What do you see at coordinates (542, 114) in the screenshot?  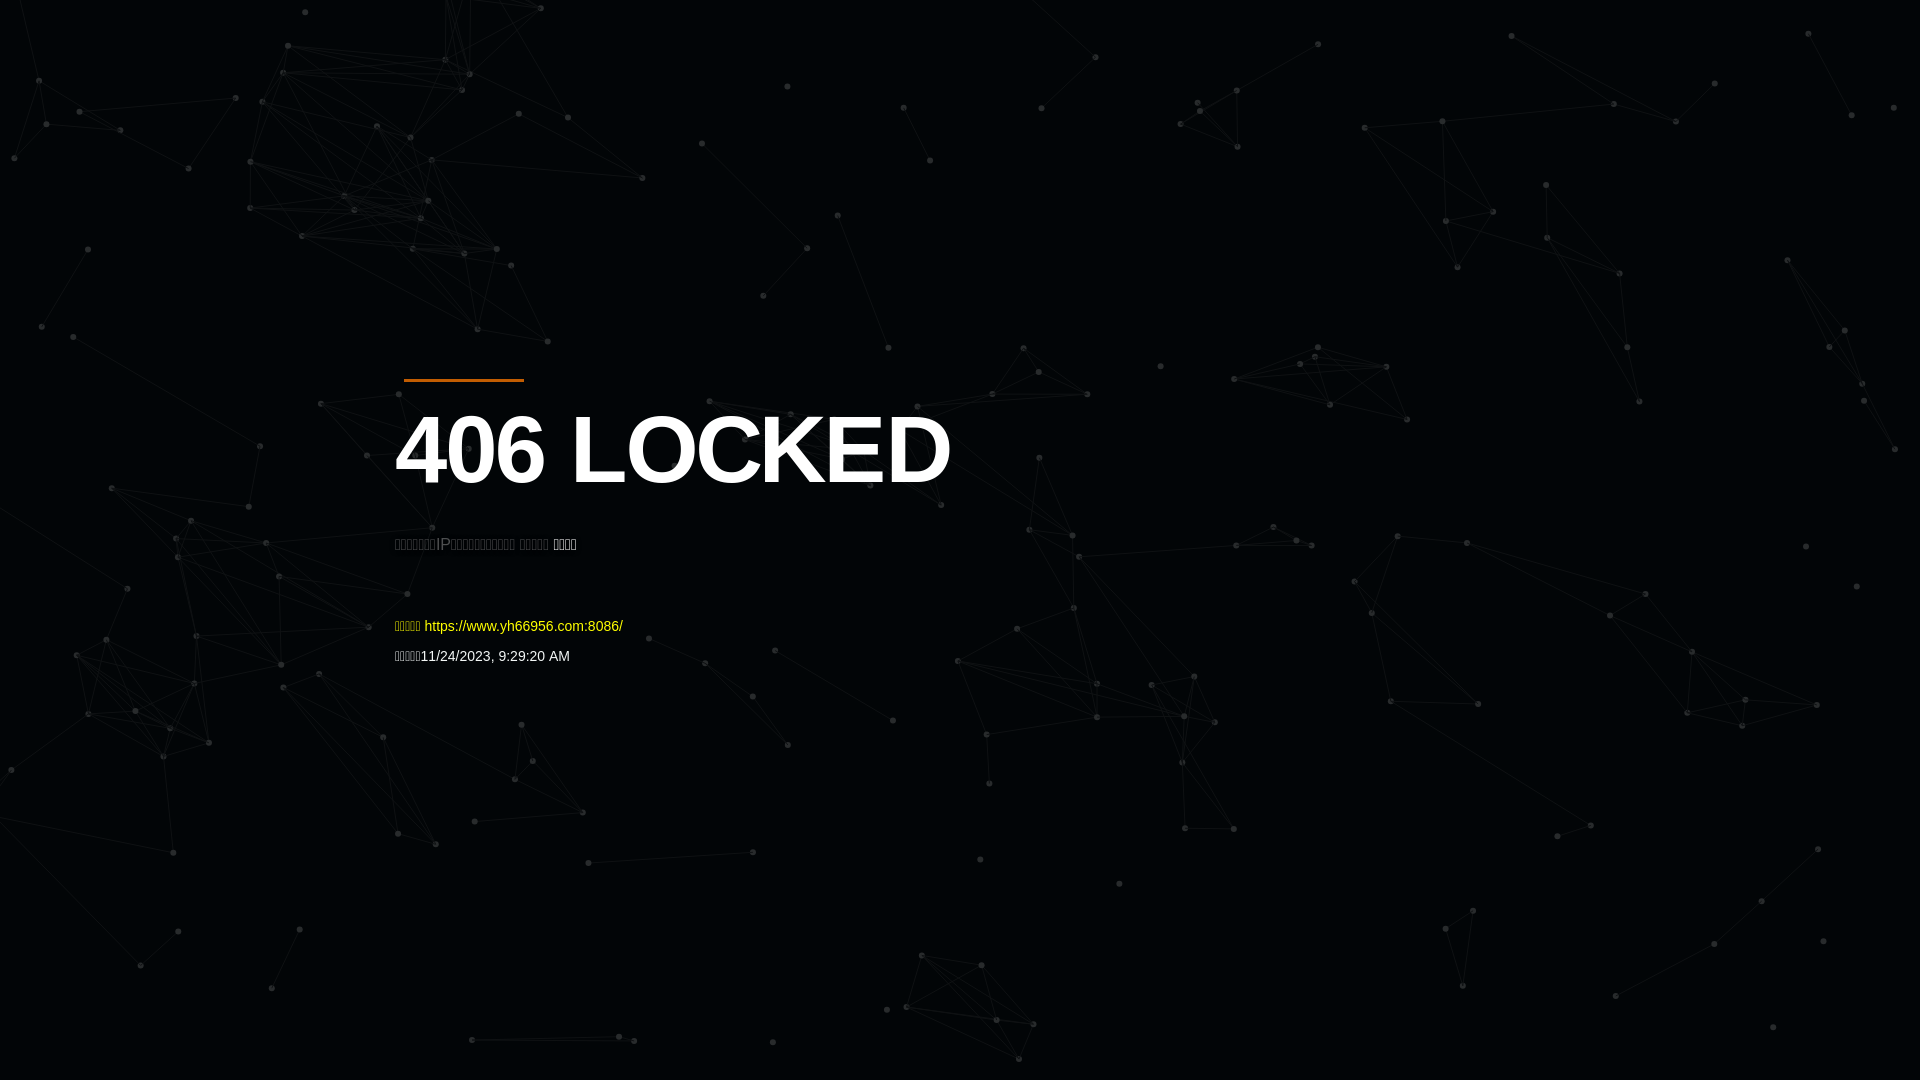 I see `'Quatro'` at bounding box center [542, 114].